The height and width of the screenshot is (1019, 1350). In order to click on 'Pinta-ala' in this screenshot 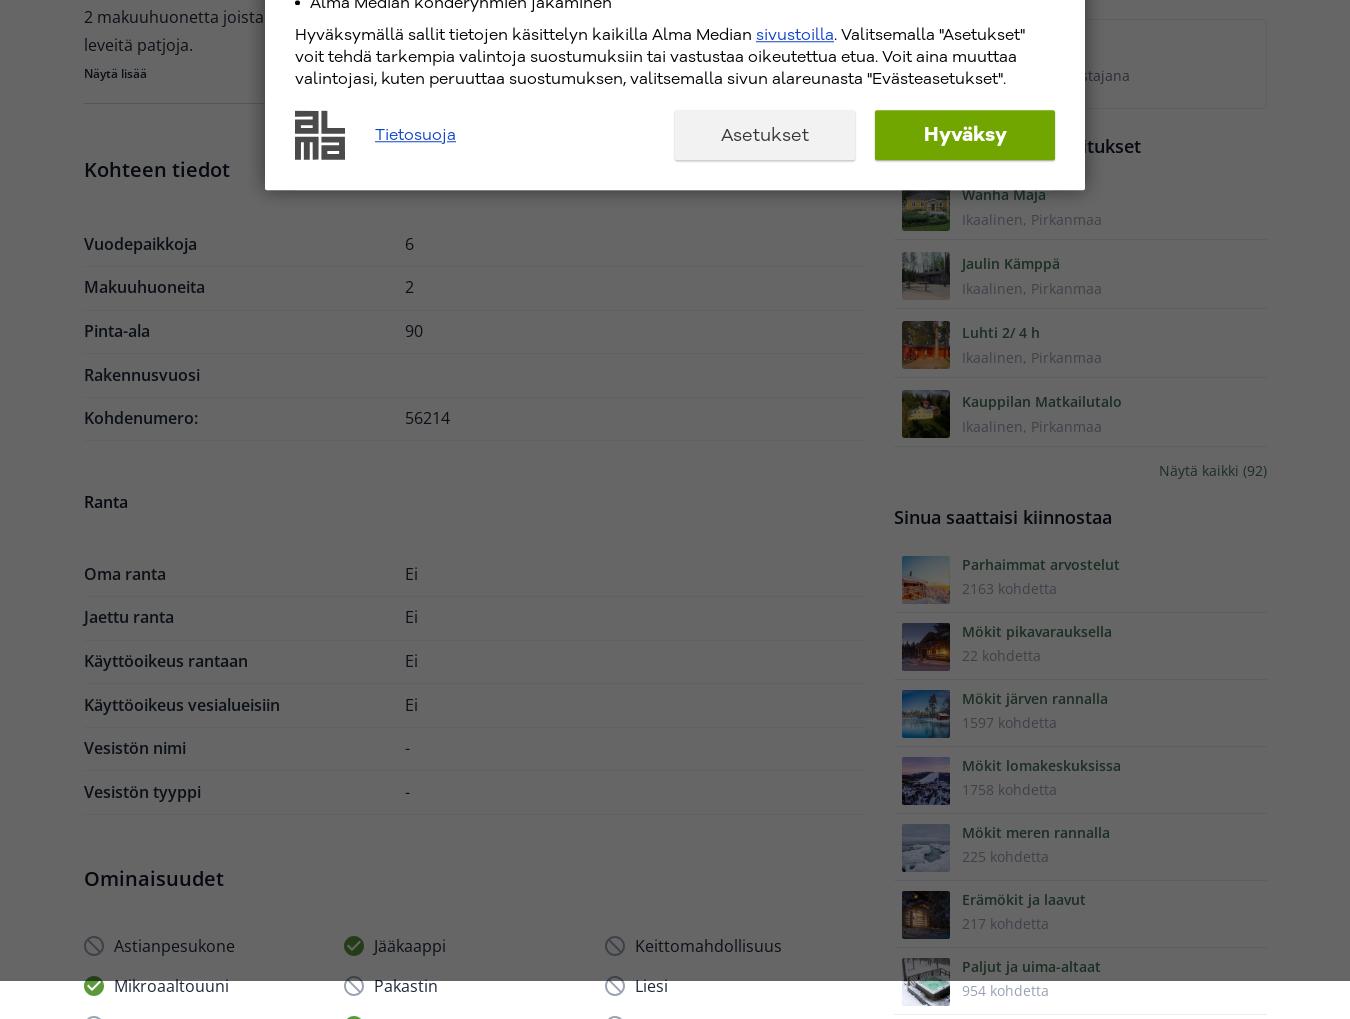, I will do `click(115, 330)`.